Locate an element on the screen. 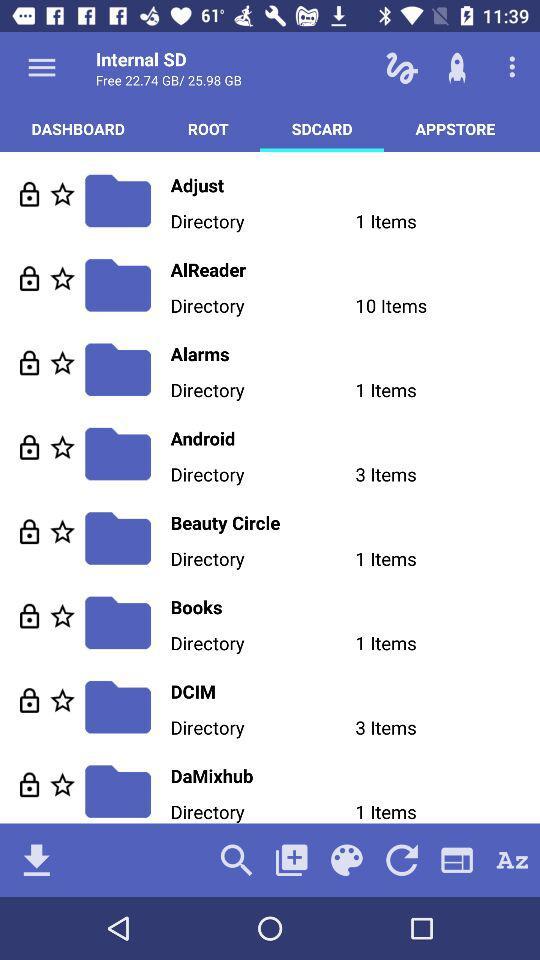 The height and width of the screenshot is (960, 540). security option is located at coordinates (28, 361).